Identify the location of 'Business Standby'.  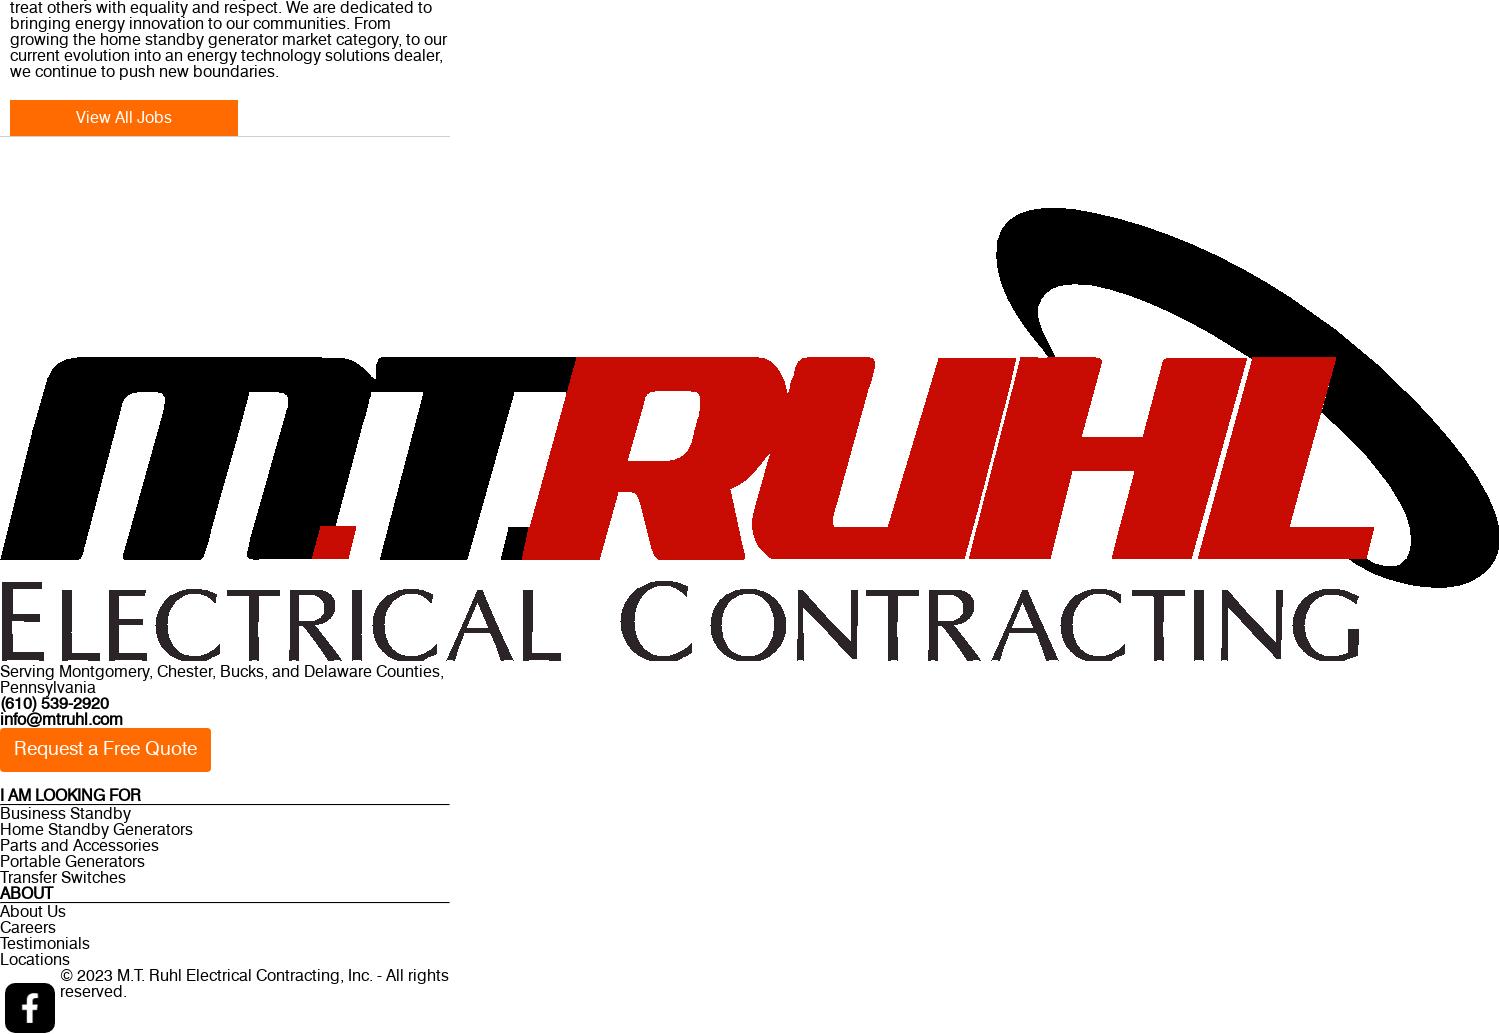
(64, 812).